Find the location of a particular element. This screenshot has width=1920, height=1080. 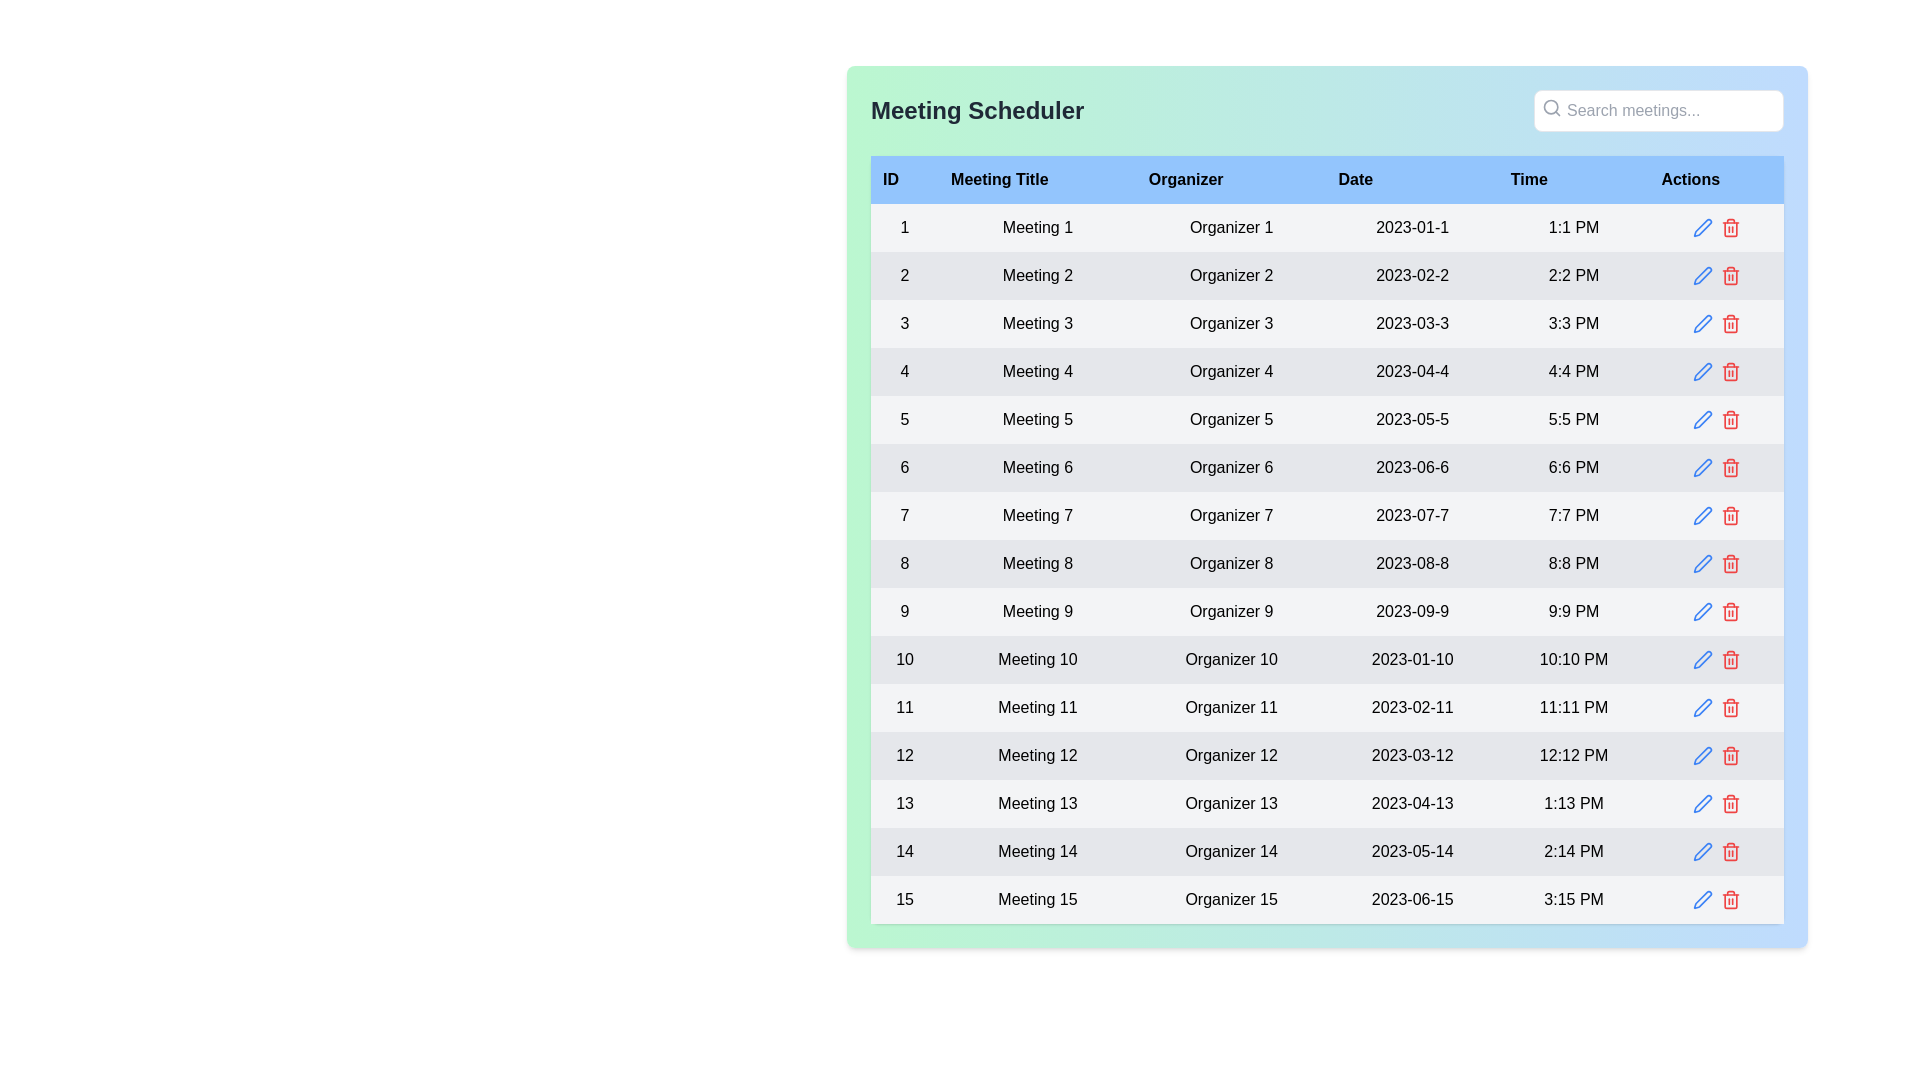

the static text label displaying 'Meeting 6' in the sixth row of the table under the 'Meeting Title' column is located at coordinates (1037, 467).